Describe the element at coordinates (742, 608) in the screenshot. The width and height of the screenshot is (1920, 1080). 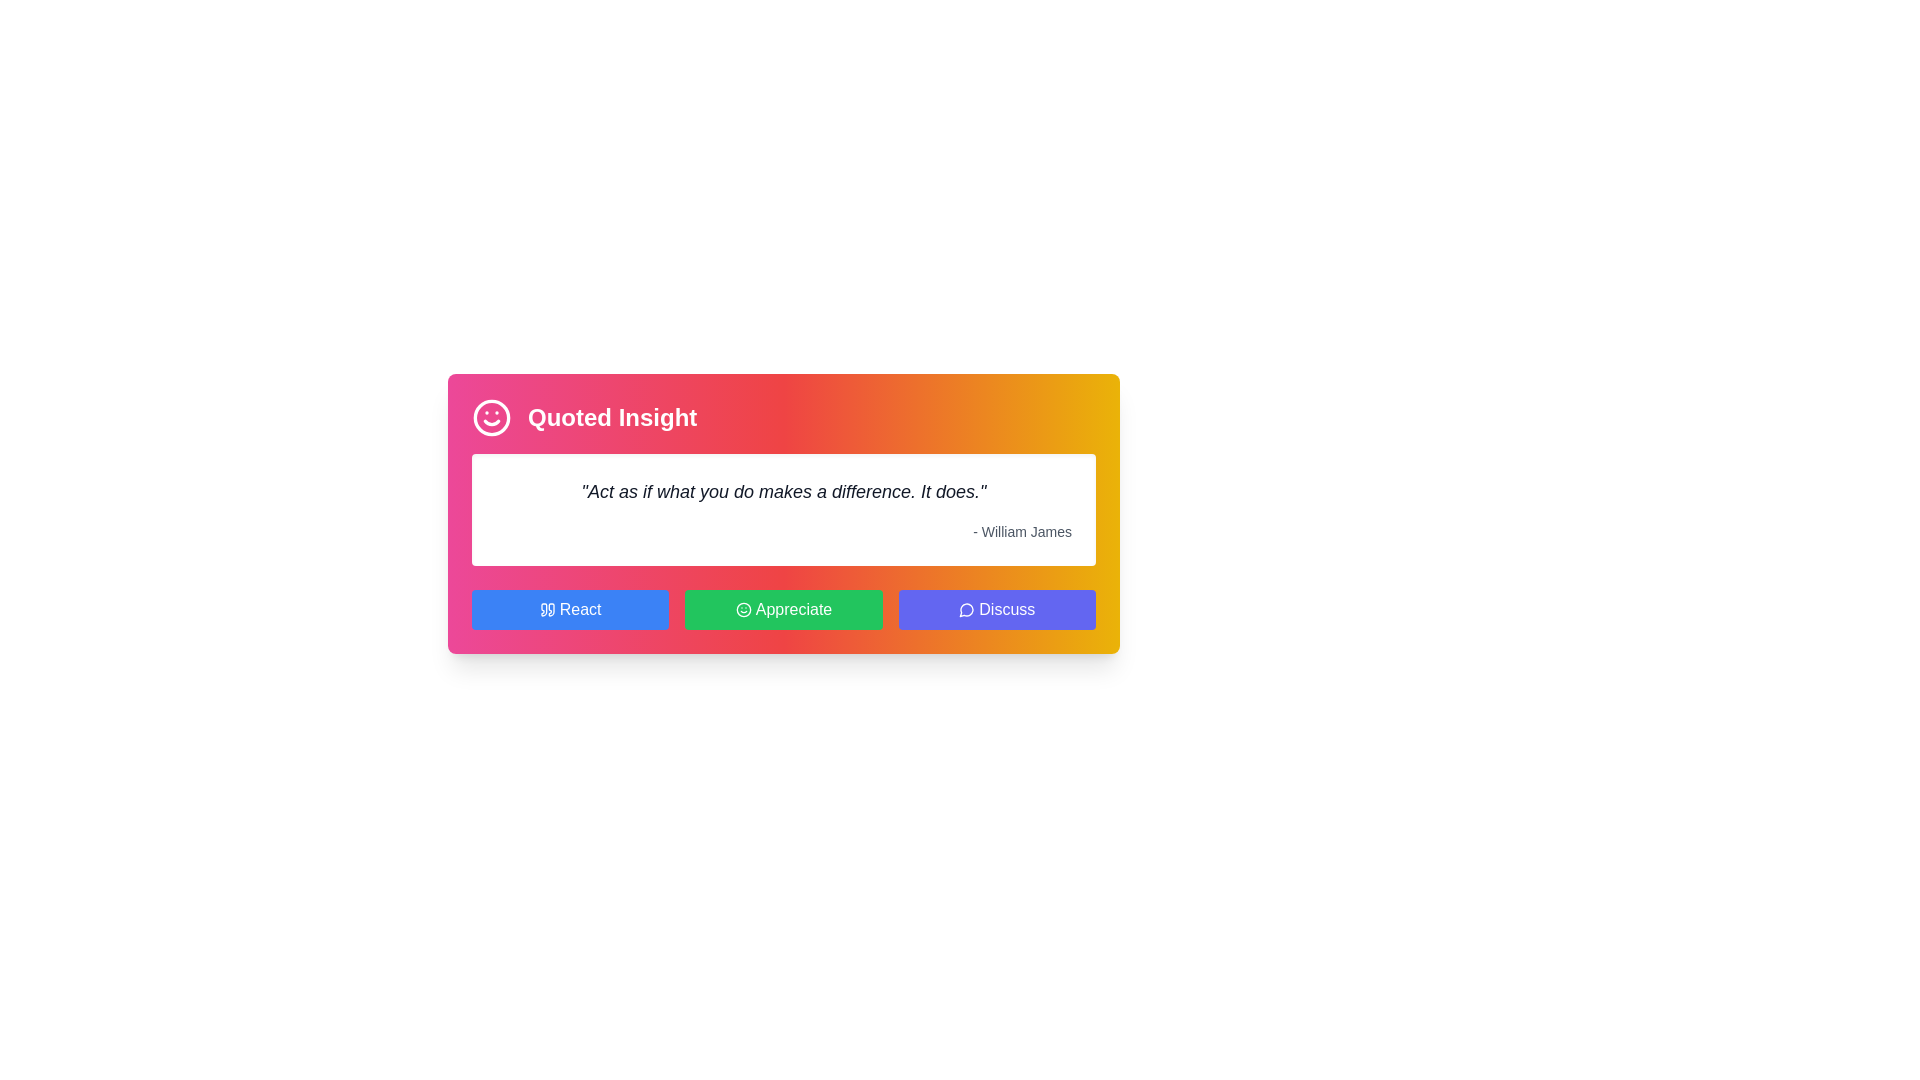
I see `the smiley face icon within the 'Appreciate' button, which is located at the center of the bottom row of action buttons in the quoted insight card` at that location.